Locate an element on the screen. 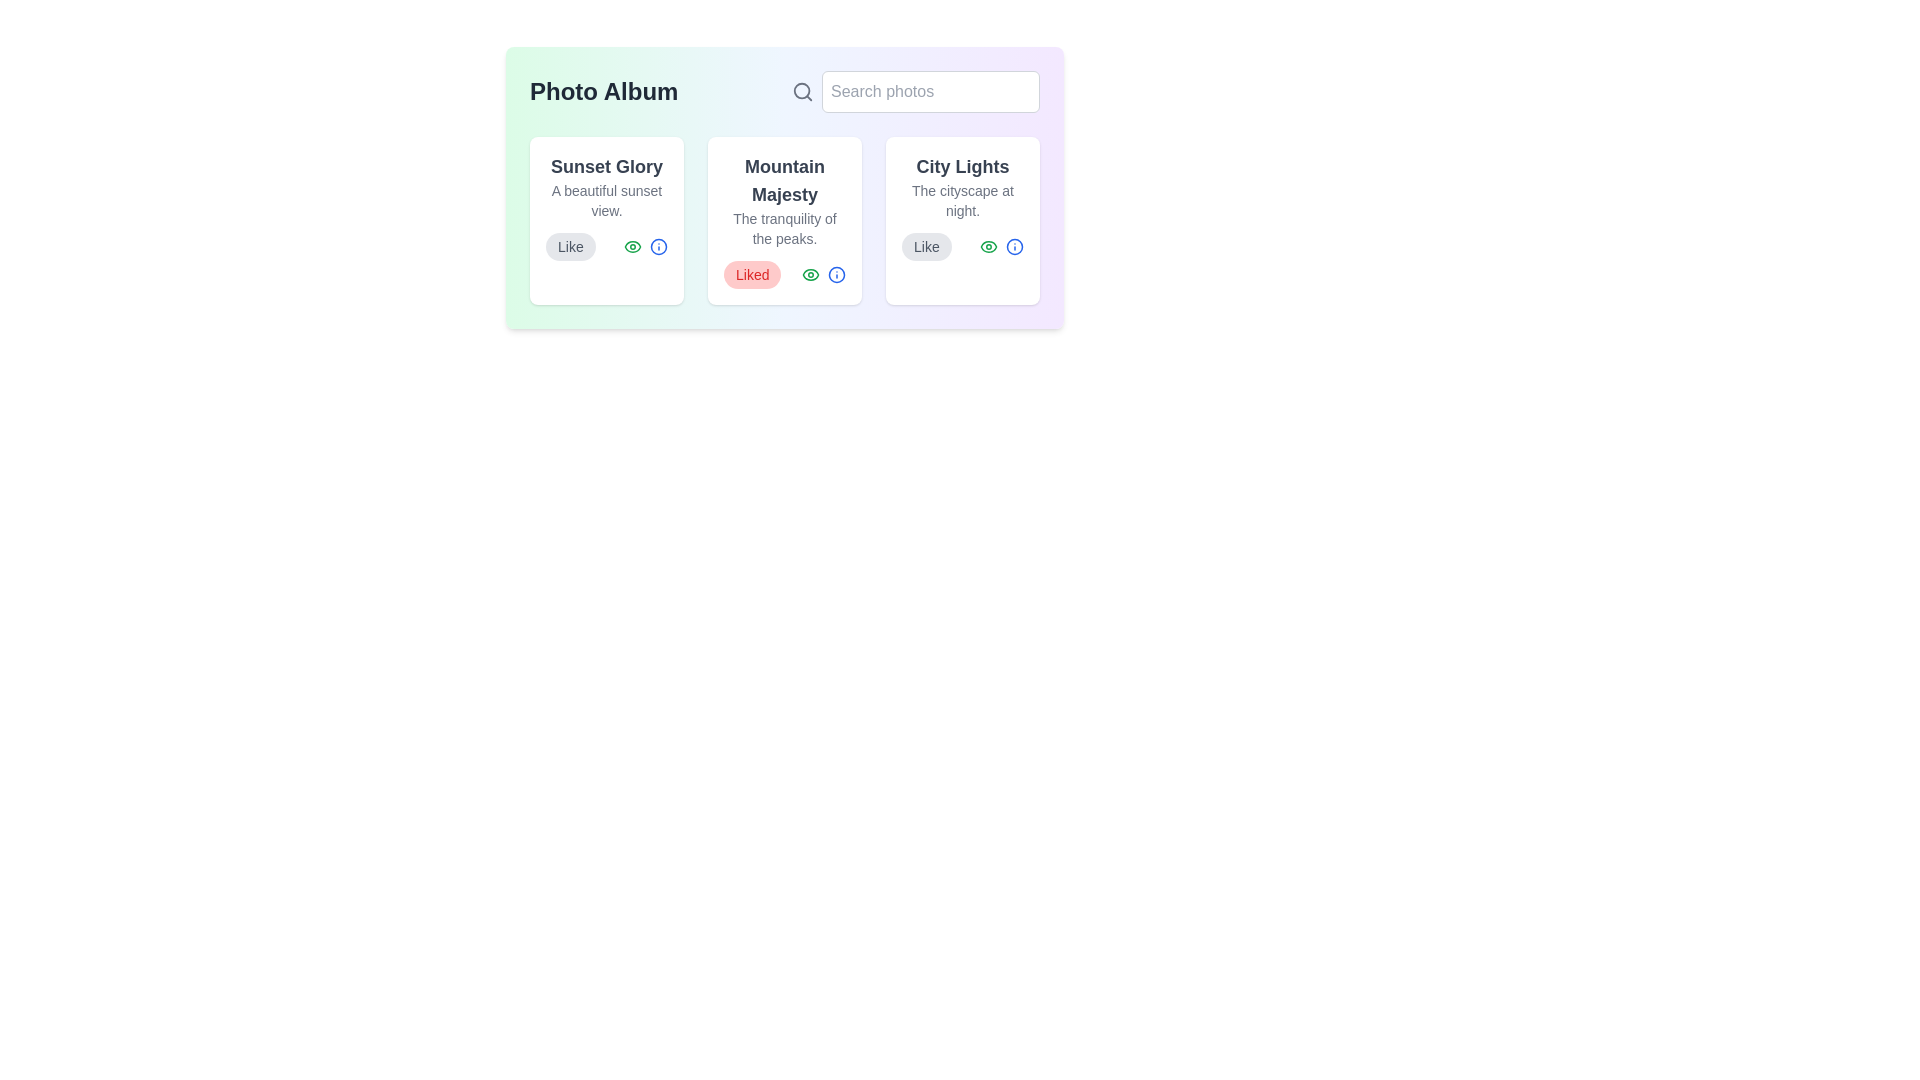 Image resolution: width=1920 pixels, height=1080 pixels. the information icon of the photo titled City Lights is located at coordinates (1014, 245).